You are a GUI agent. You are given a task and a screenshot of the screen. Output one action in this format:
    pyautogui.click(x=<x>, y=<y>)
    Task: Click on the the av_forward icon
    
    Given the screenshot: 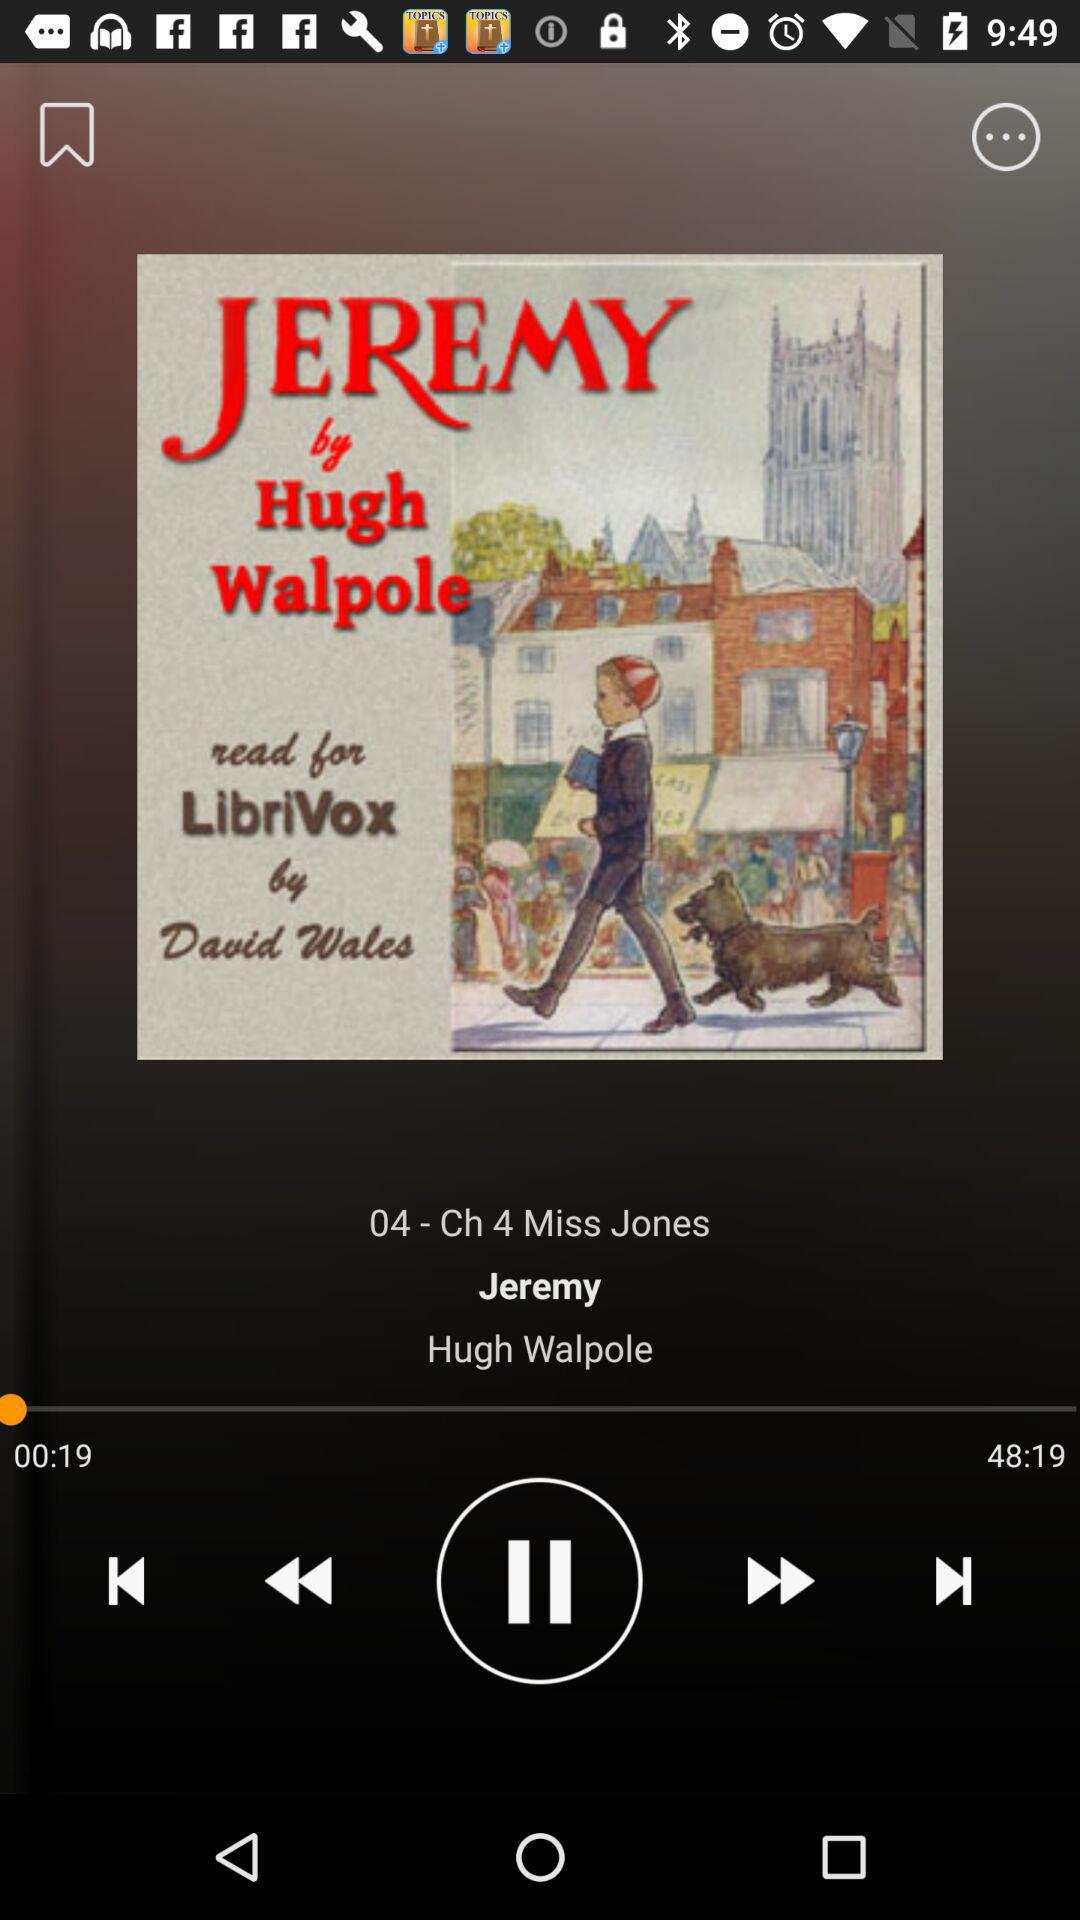 What is the action you would take?
    pyautogui.click(x=779, y=1579)
    